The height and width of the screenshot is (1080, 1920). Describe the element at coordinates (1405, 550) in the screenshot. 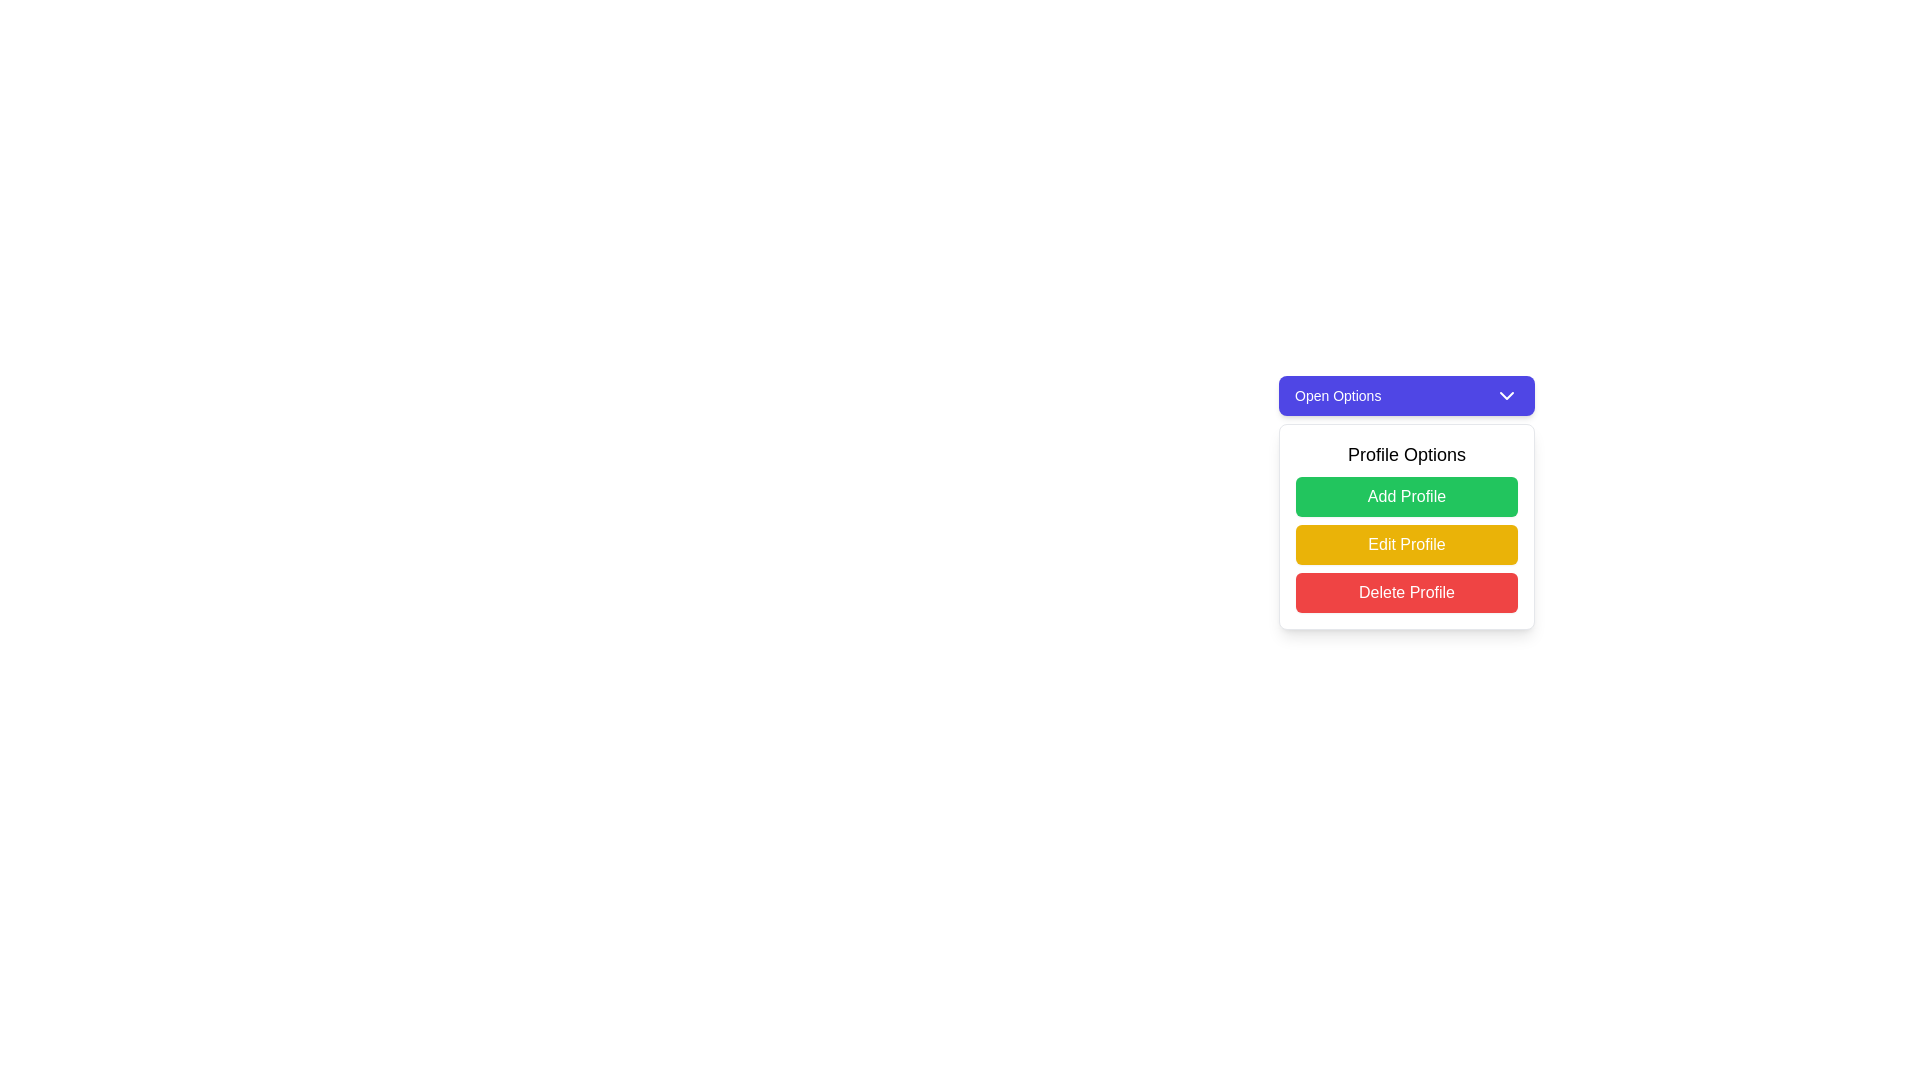

I see `the 'Edit Profile' button, which is a rectangular button with a yellow background and rounded corners located in a dropdown menu below the 'Open Options' header` at that location.